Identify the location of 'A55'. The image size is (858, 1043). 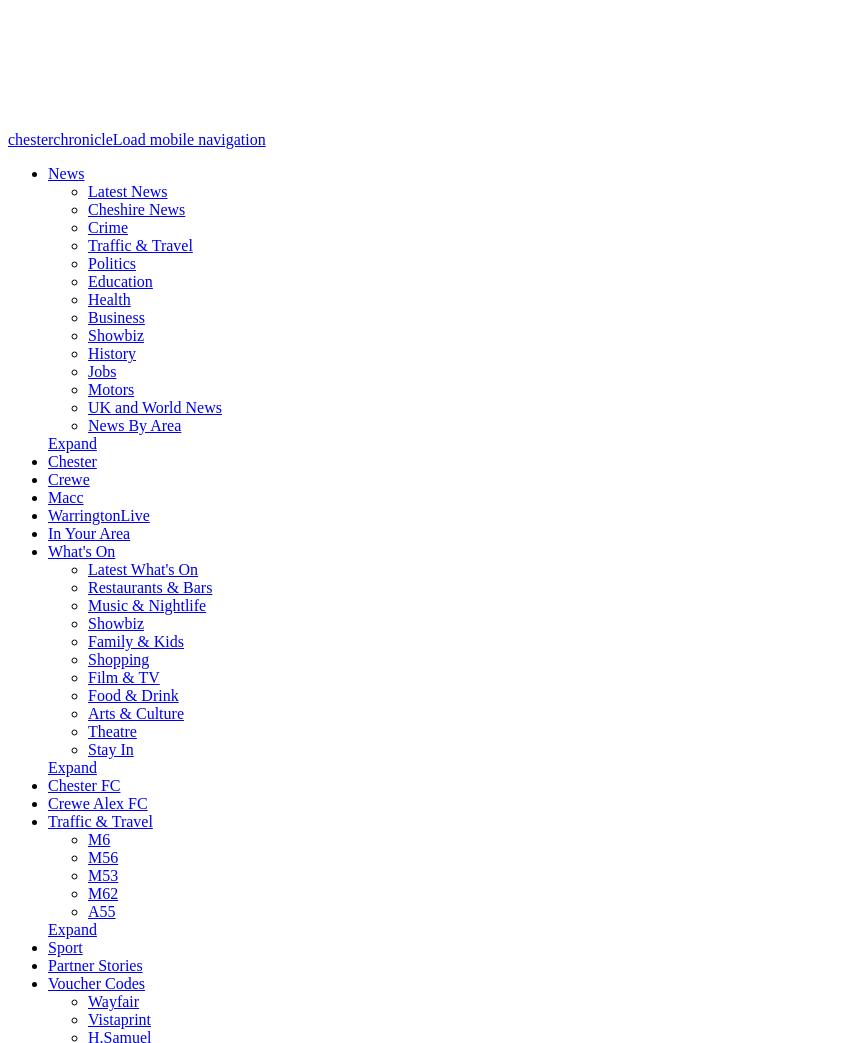
(101, 910).